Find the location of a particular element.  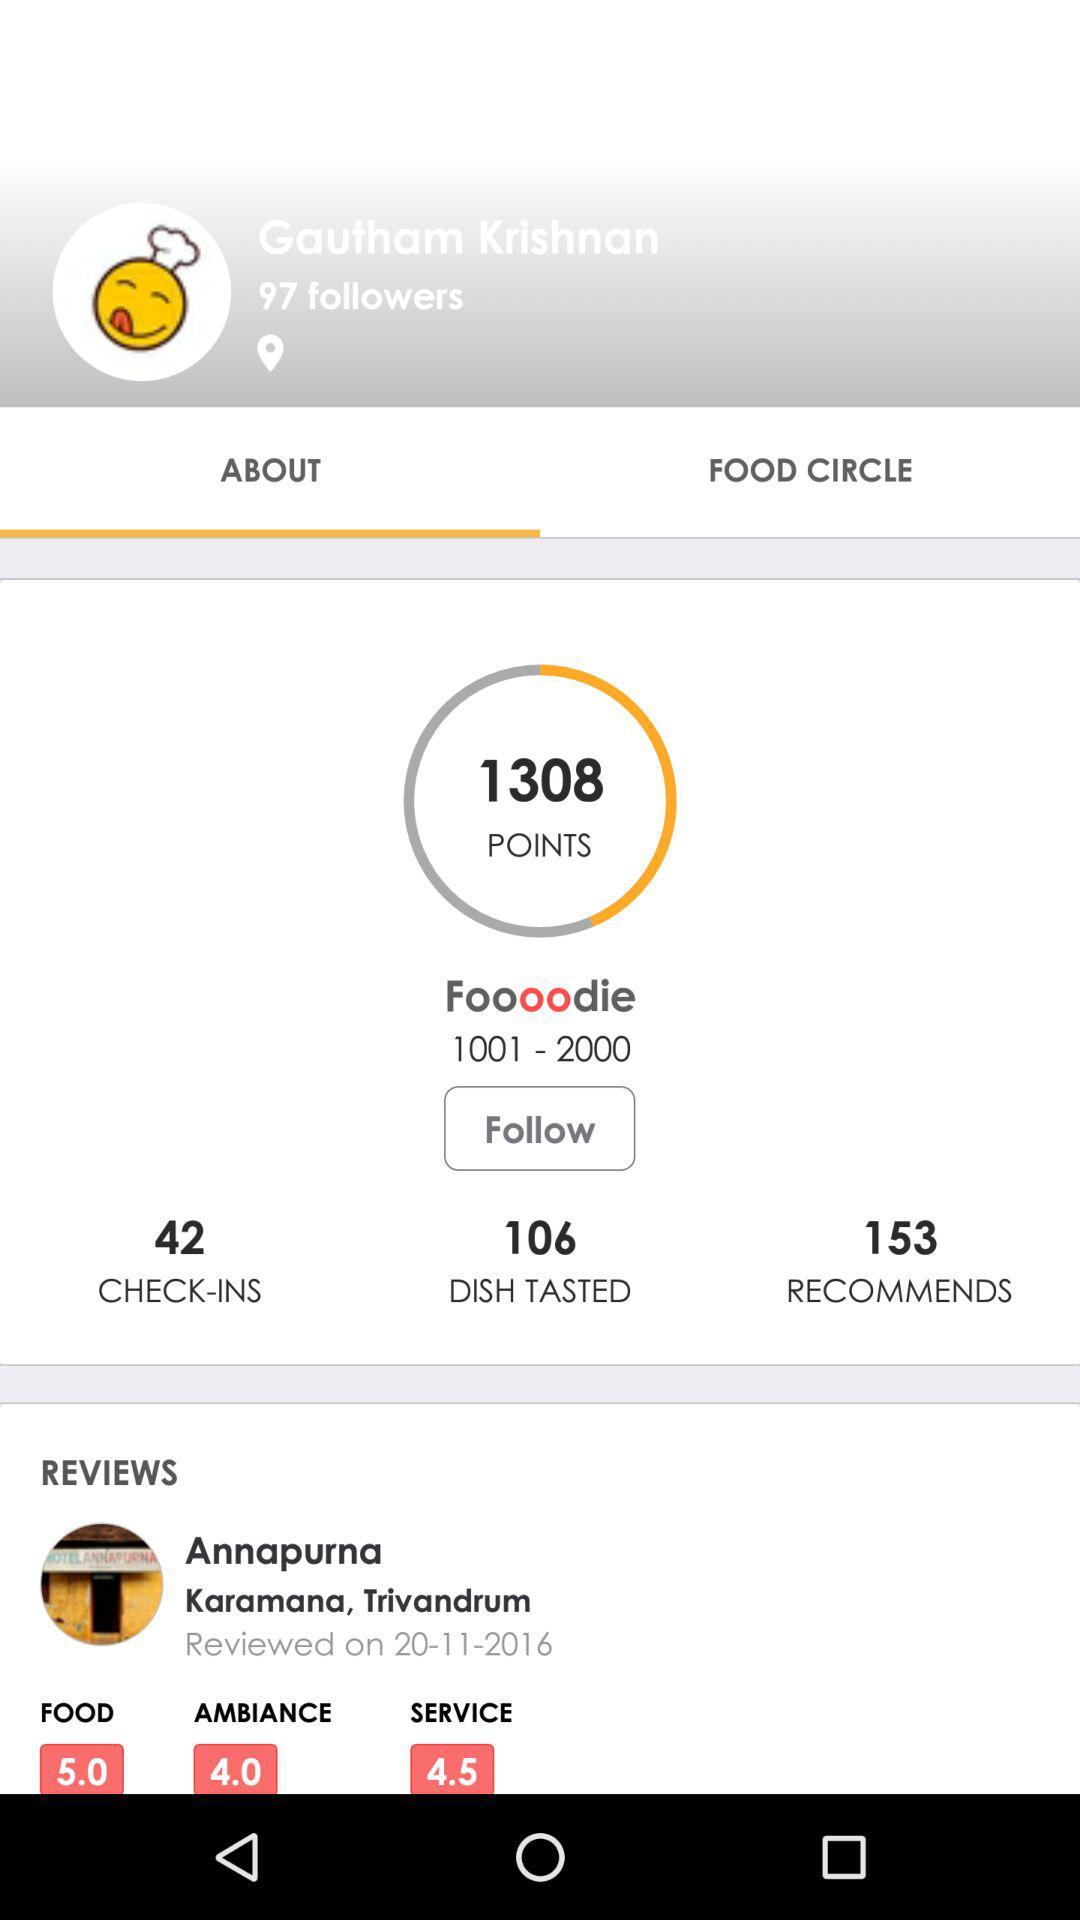

annapurna is located at coordinates (574, 1548).